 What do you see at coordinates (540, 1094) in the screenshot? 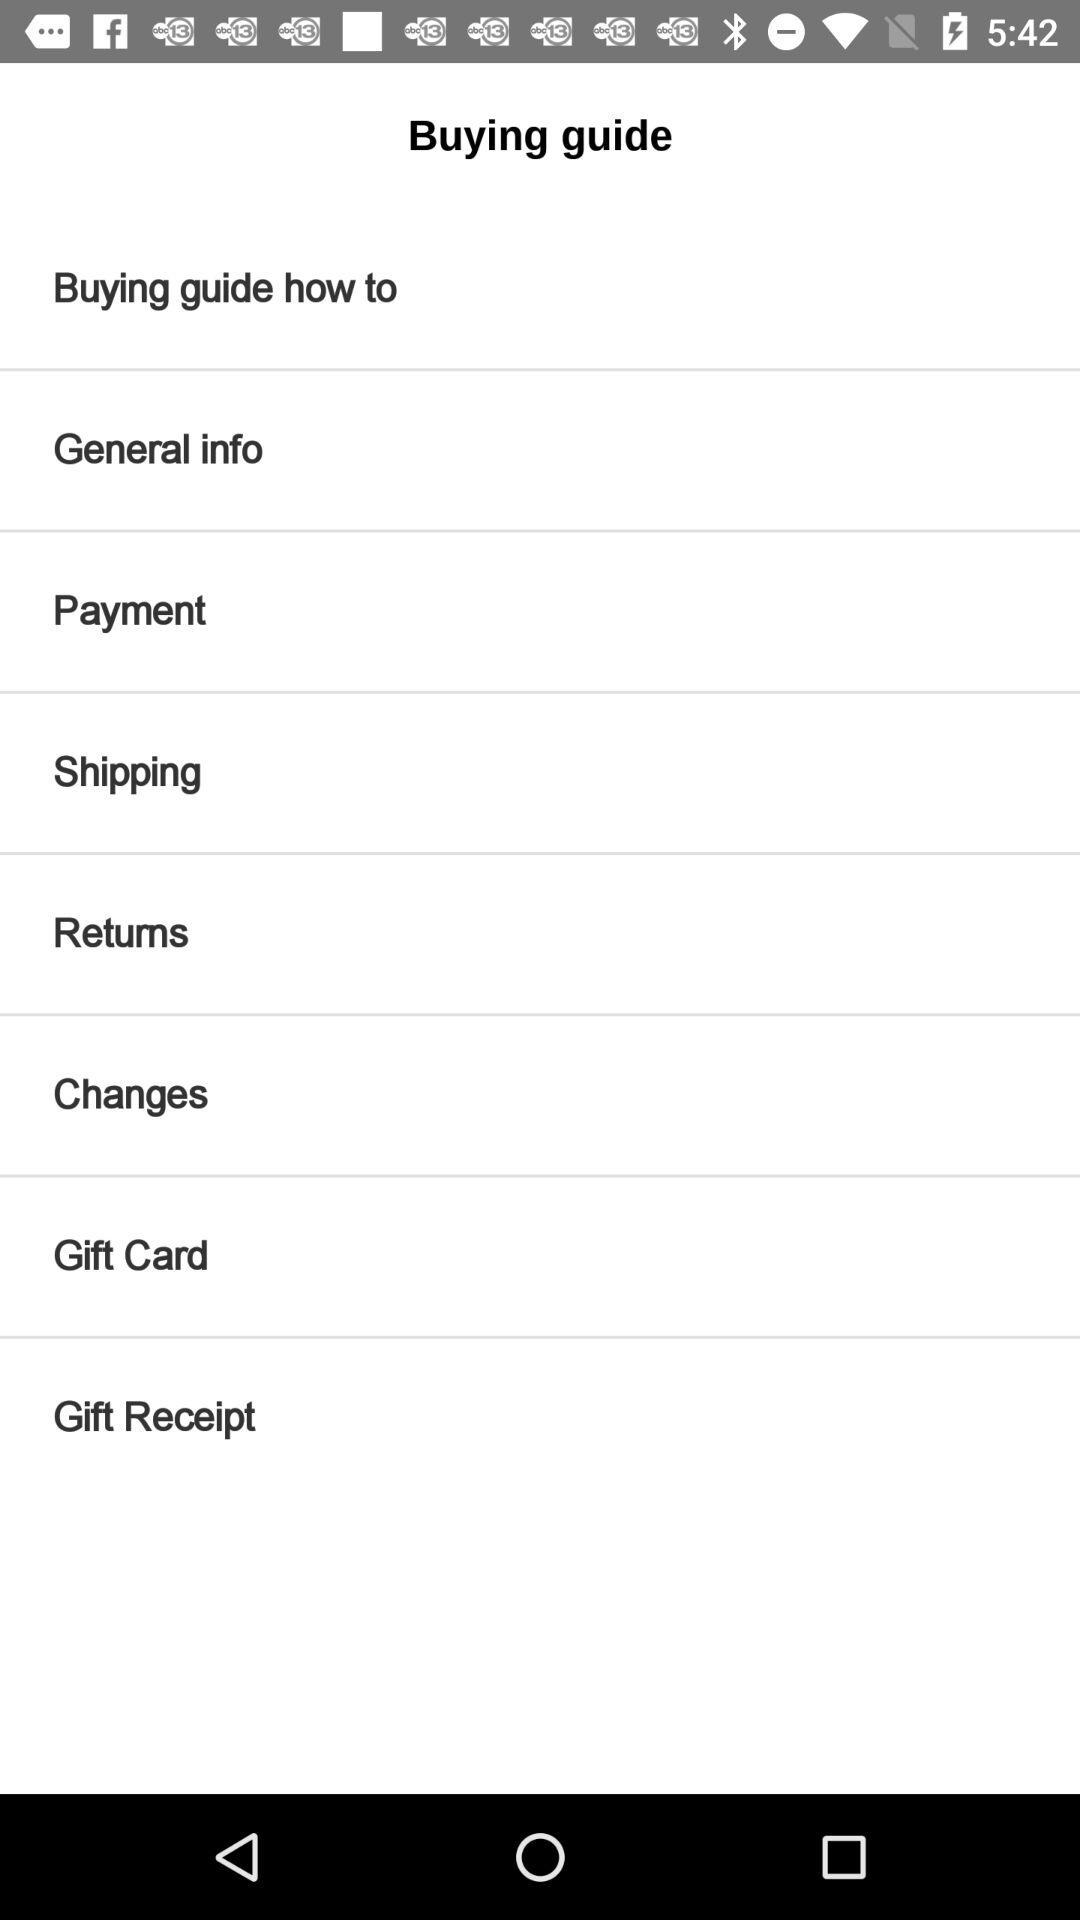
I see `icon below returns item` at bounding box center [540, 1094].